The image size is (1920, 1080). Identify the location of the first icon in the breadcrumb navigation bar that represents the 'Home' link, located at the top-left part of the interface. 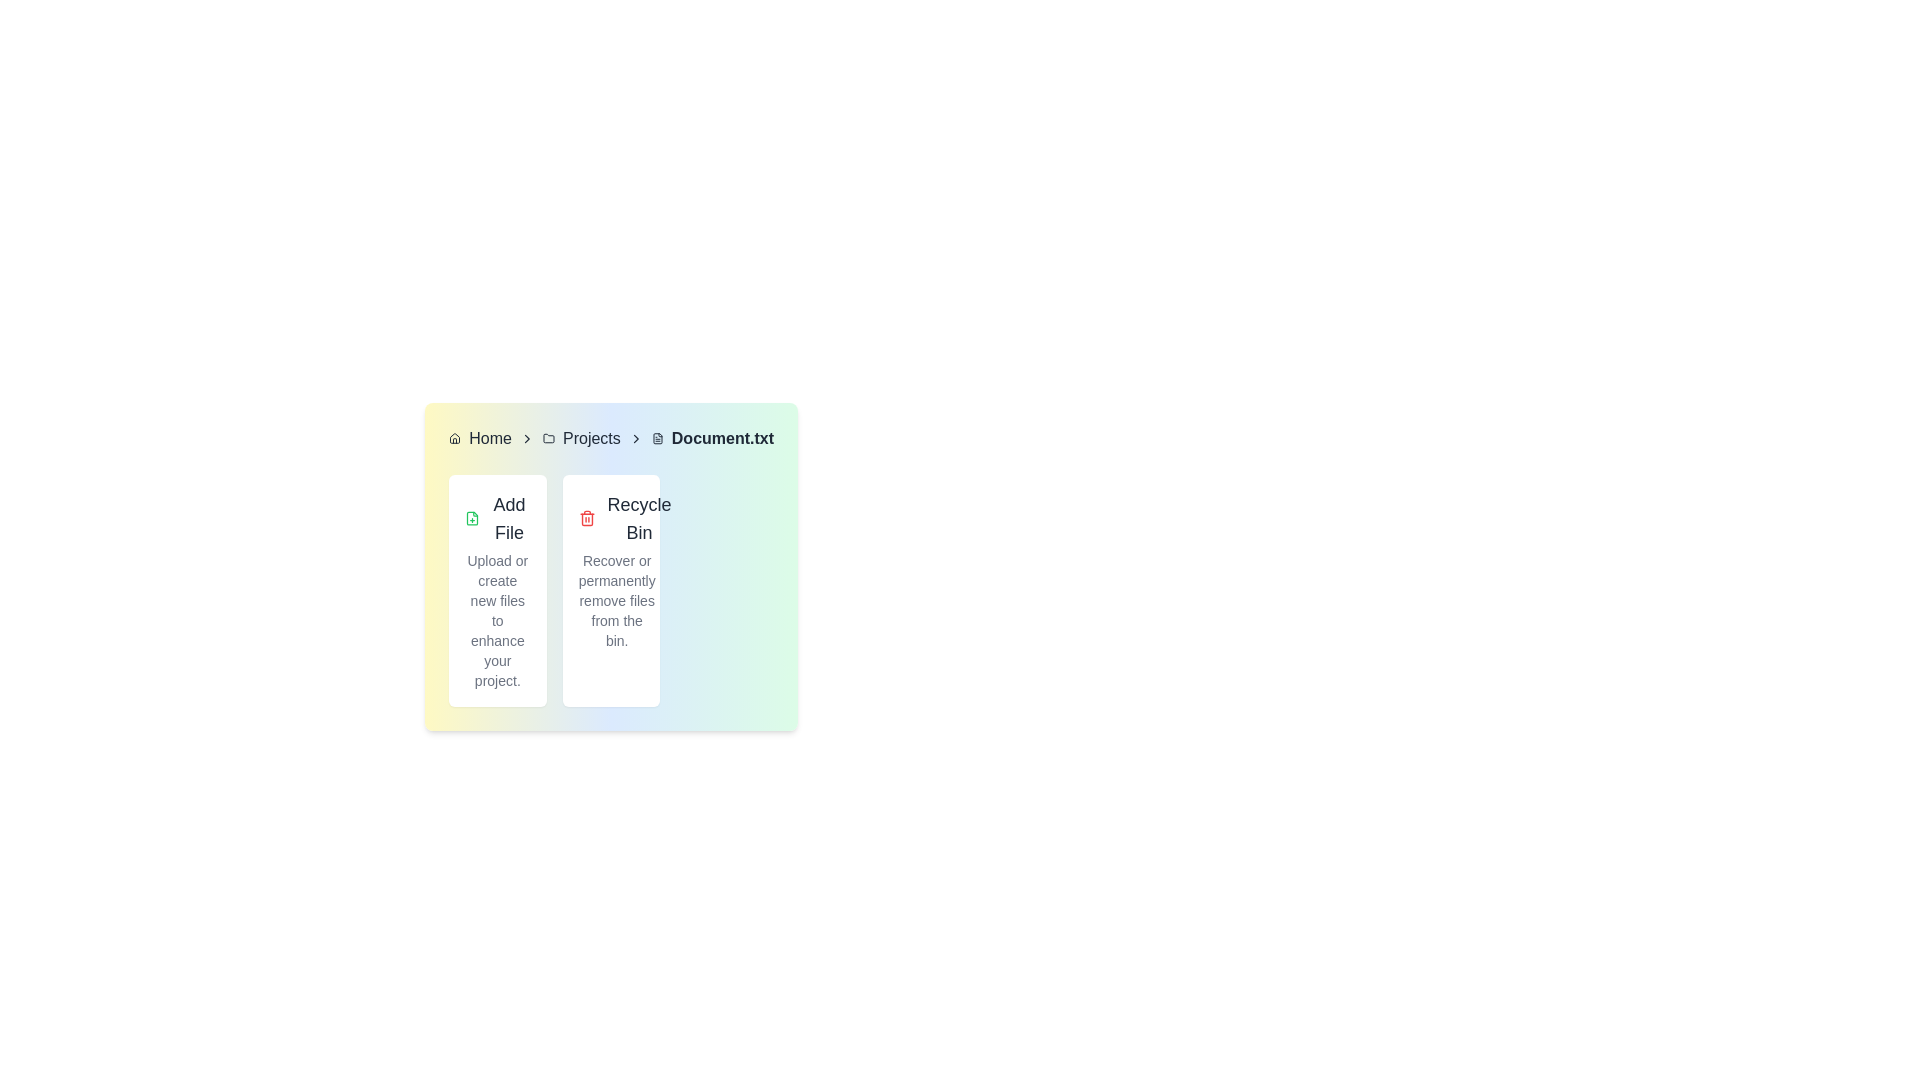
(454, 438).